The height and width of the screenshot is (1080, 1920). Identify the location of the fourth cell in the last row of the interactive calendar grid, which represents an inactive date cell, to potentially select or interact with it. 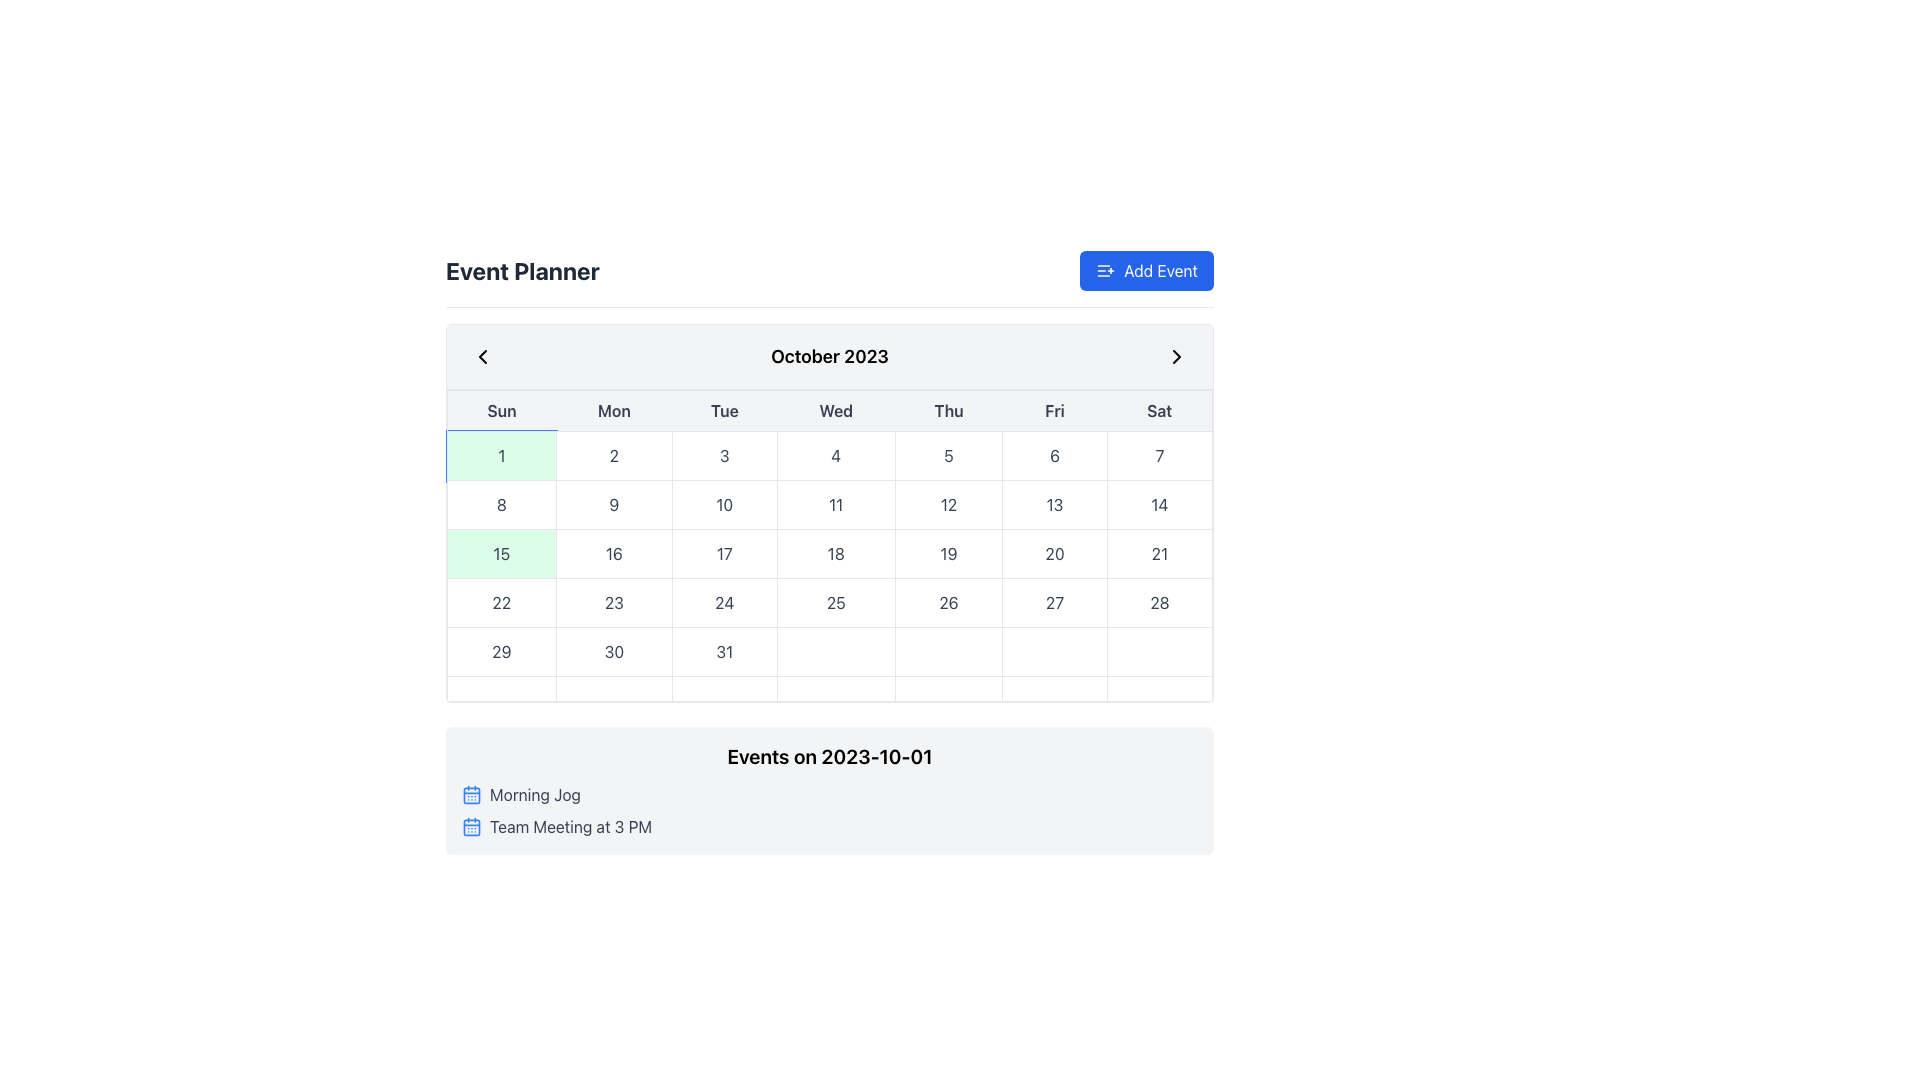
(836, 651).